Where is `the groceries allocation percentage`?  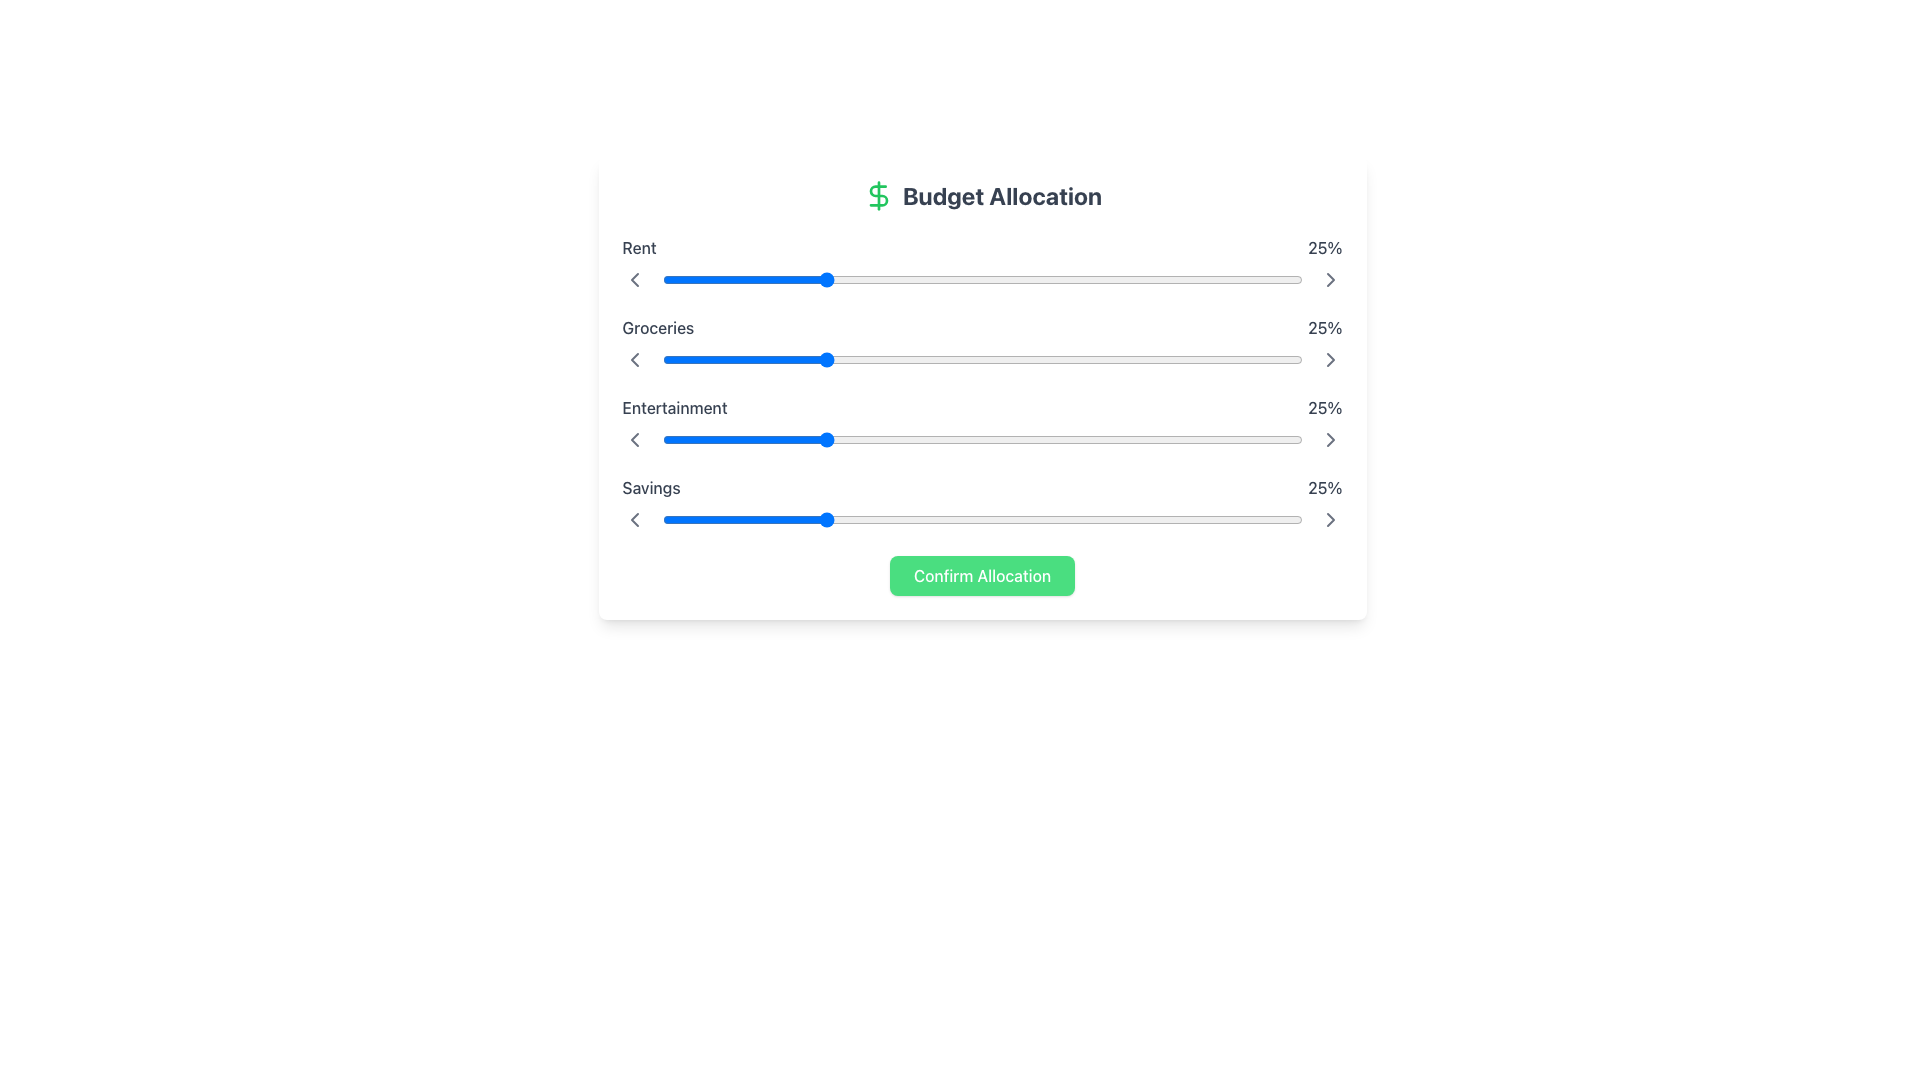 the groceries allocation percentage is located at coordinates (969, 358).